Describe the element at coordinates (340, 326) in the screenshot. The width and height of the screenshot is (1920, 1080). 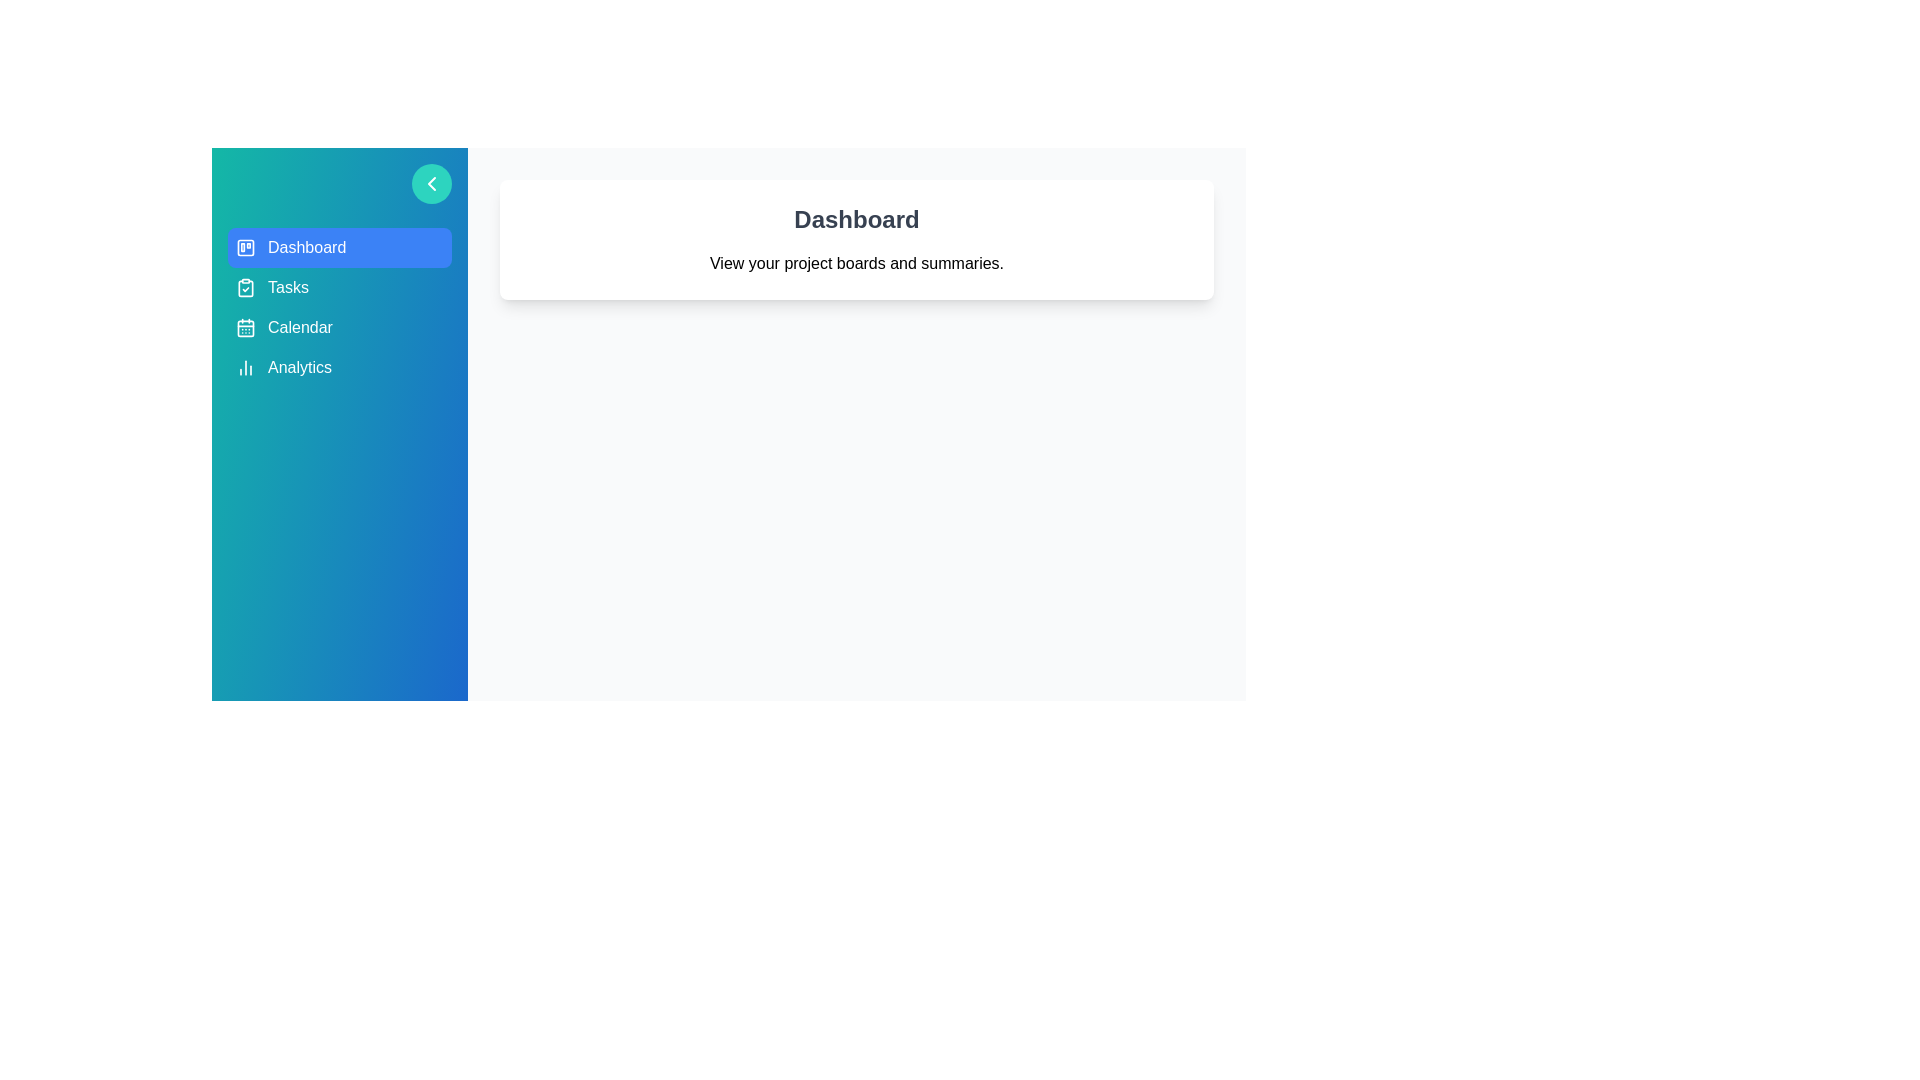
I see `the 'Calendar' menu item in the vertical sidebar` at that location.